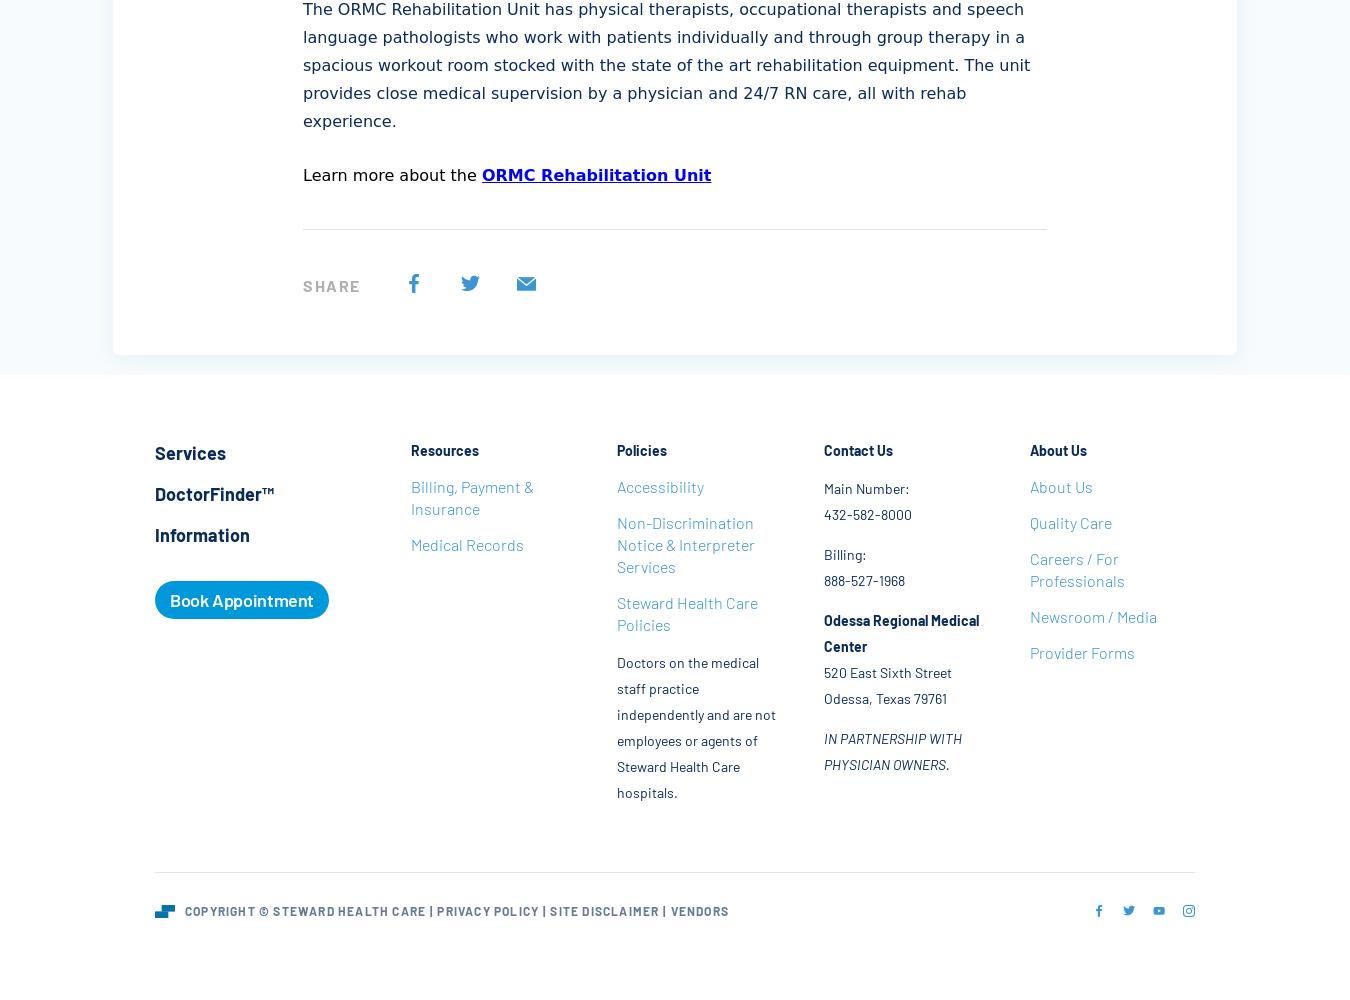 The width and height of the screenshot is (1350, 1000). Describe the element at coordinates (392, 175) in the screenshot. I see `'Learn more about the'` at that location.